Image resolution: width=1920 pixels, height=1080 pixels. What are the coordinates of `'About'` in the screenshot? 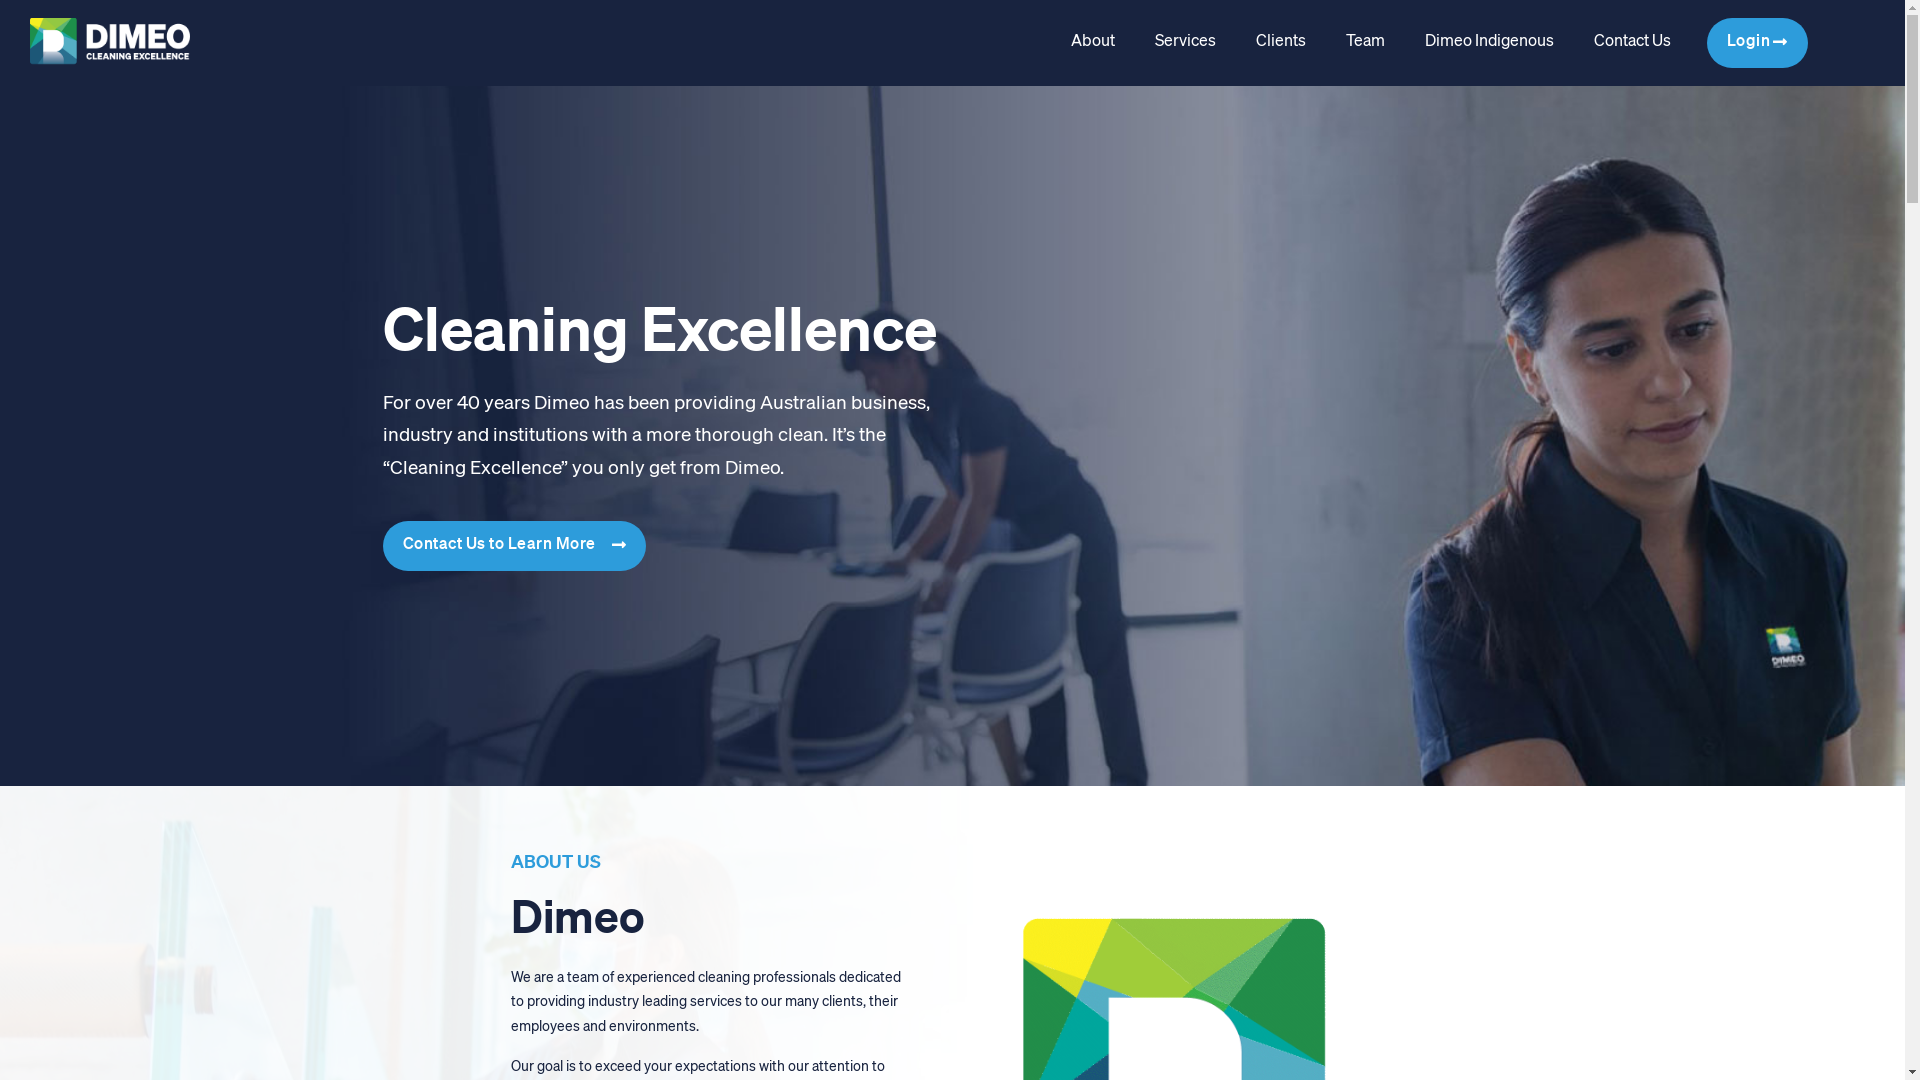 It's located at (1090, 42).